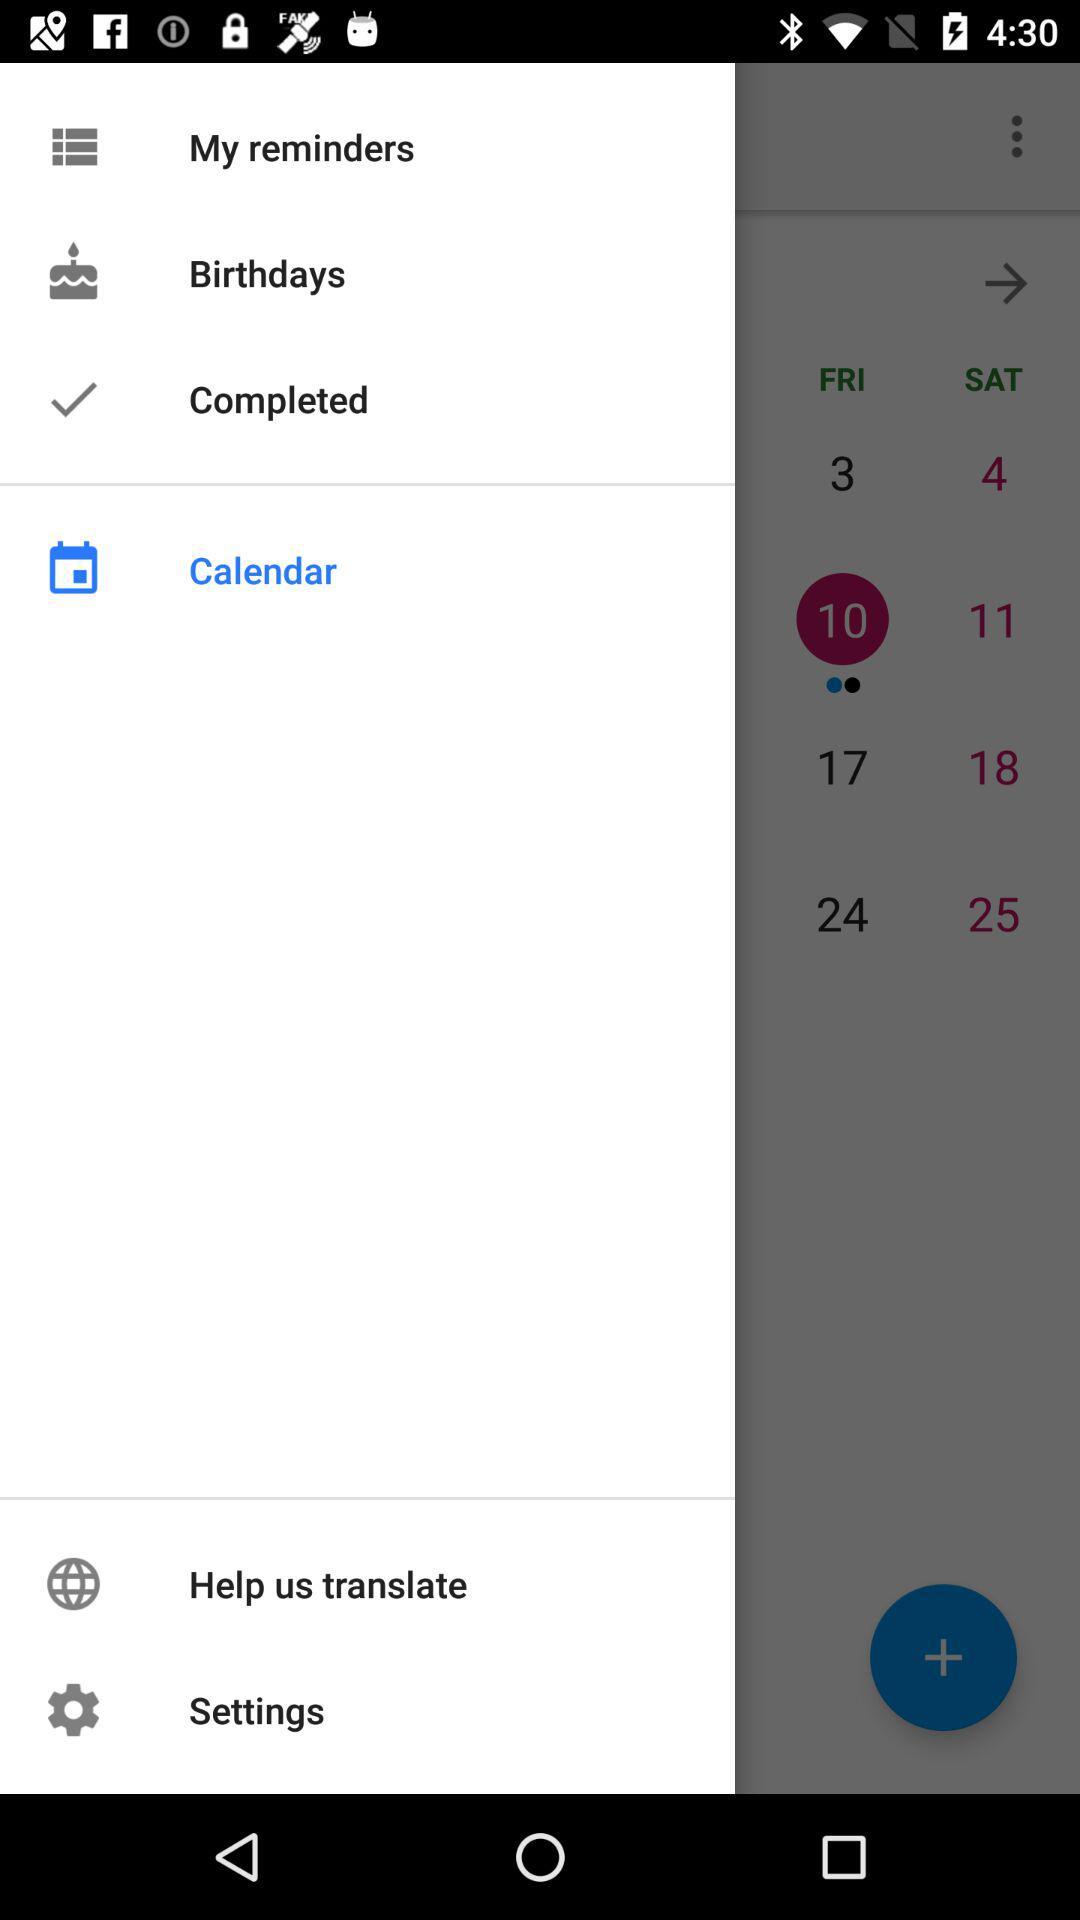 The width and height of the screenshot is (1080, 1920). Describe the element at coordinates (1006, 282) in the screenshot. I see `the arrow_forward icon` at that location.